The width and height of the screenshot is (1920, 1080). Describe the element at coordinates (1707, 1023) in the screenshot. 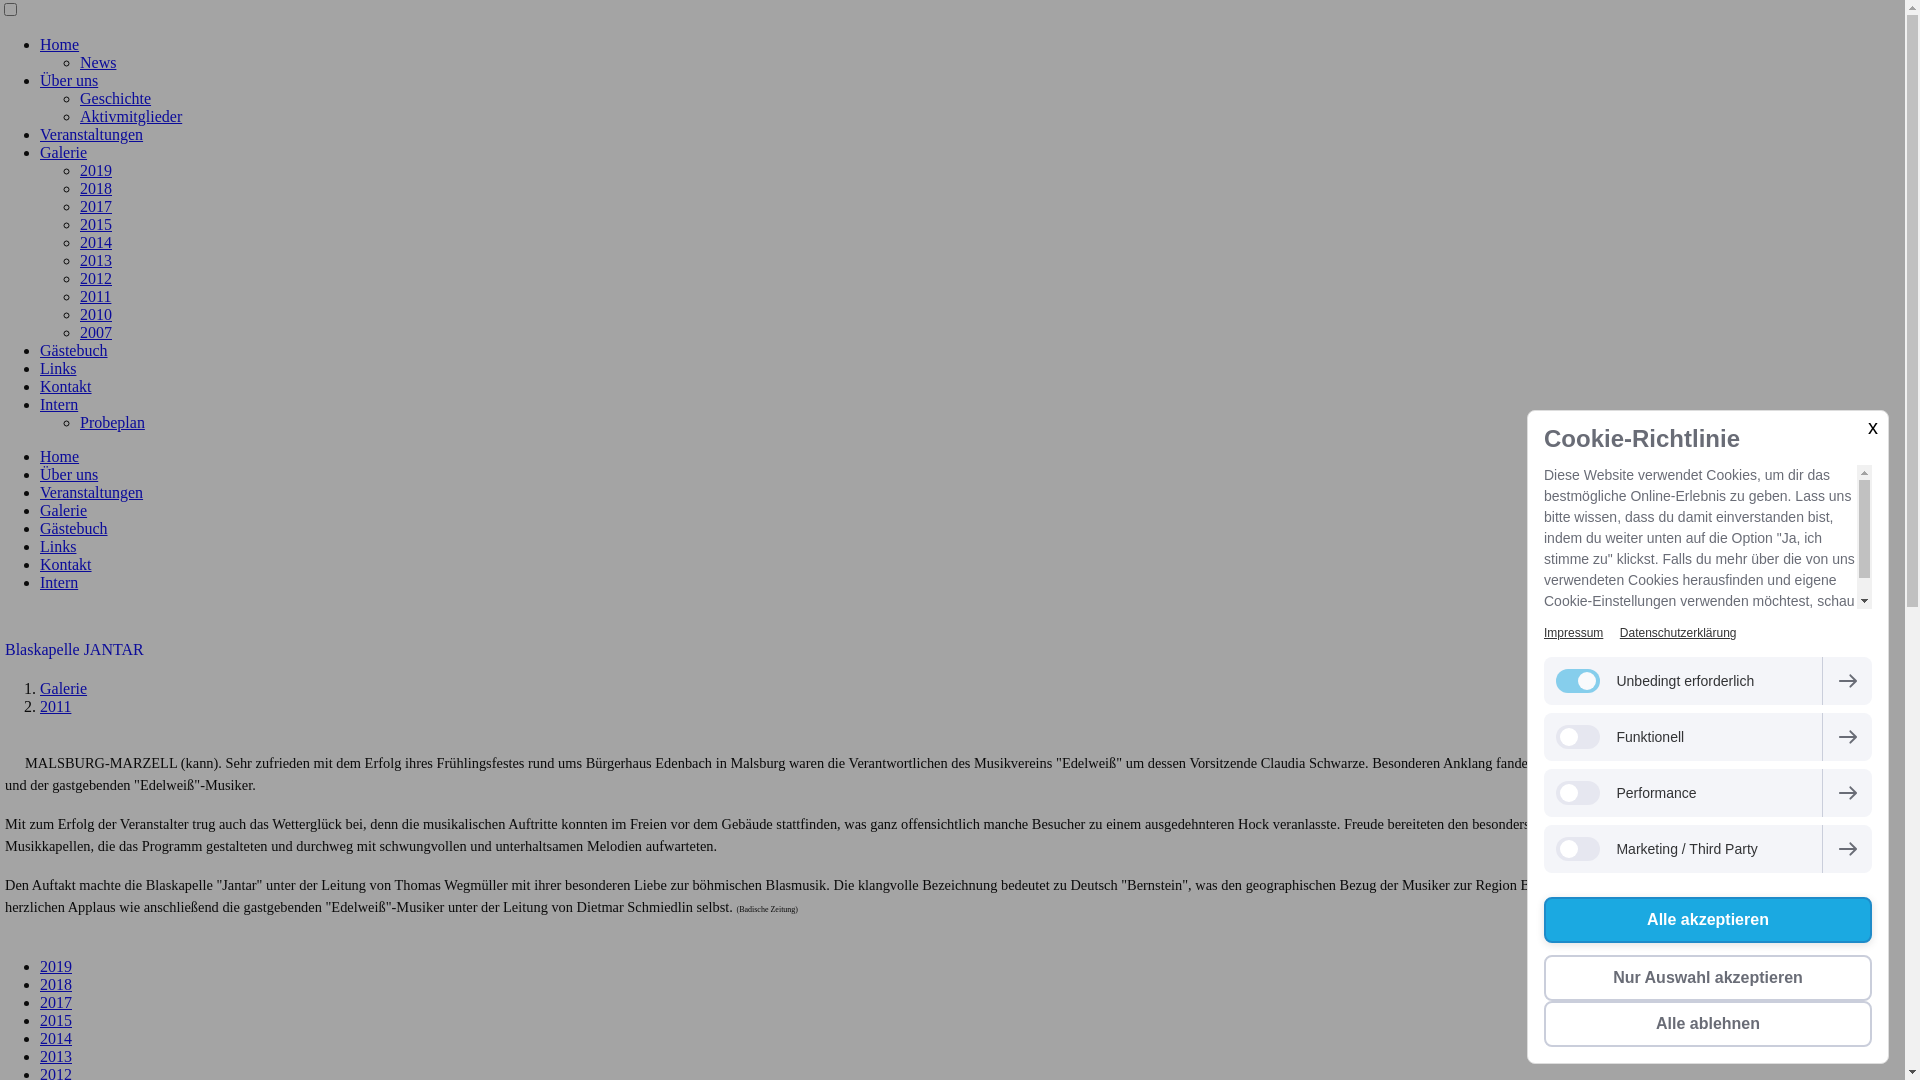

I see `'Alle ablehnen'` at that location.